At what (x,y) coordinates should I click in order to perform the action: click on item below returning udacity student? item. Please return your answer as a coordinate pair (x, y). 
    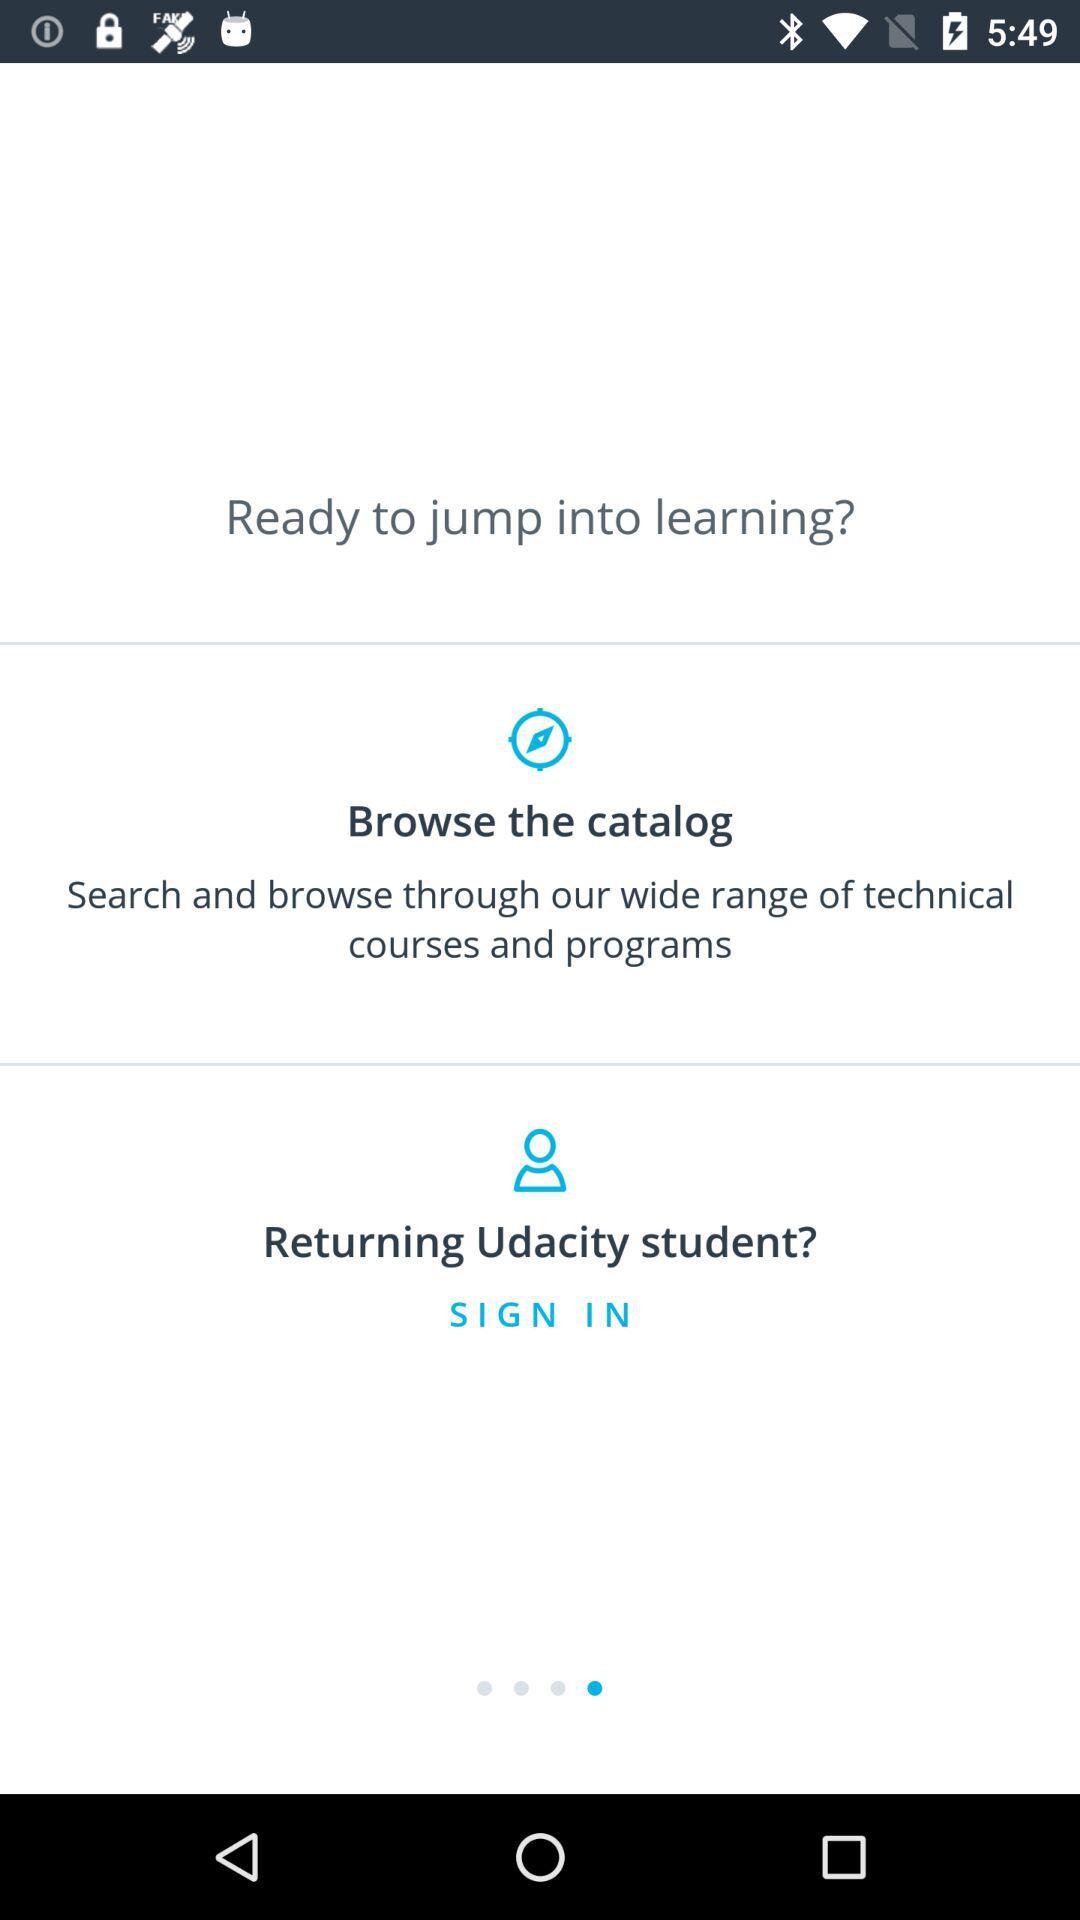
    Looking at the image, I should click on (540, 1313).